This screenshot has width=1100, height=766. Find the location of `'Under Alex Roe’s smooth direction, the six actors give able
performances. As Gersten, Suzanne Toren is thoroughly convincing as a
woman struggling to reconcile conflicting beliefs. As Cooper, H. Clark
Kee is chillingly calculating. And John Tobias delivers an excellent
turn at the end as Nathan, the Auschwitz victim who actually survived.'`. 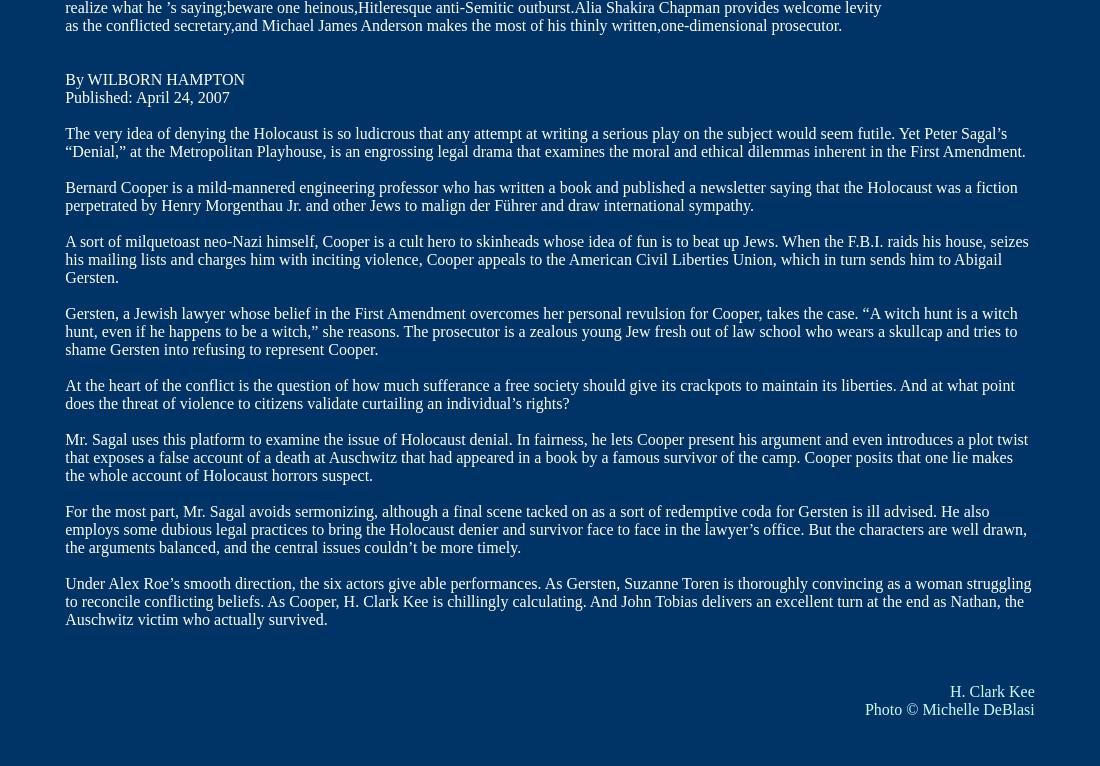

'Under Alex Roe’s smooth direction, the six actors give able
performances. As Gersten, Suzanne Toren is thoroughly convincing as a
woman struggling to reconcile conflicting beliefs. As Cooper, H. Clark
Kee is chillingly calculating. And John Tobias delivers an excellent
turn at the end as Nathan, the Auschwitz victim who actually survived.' is located at coordinates (548, 601).